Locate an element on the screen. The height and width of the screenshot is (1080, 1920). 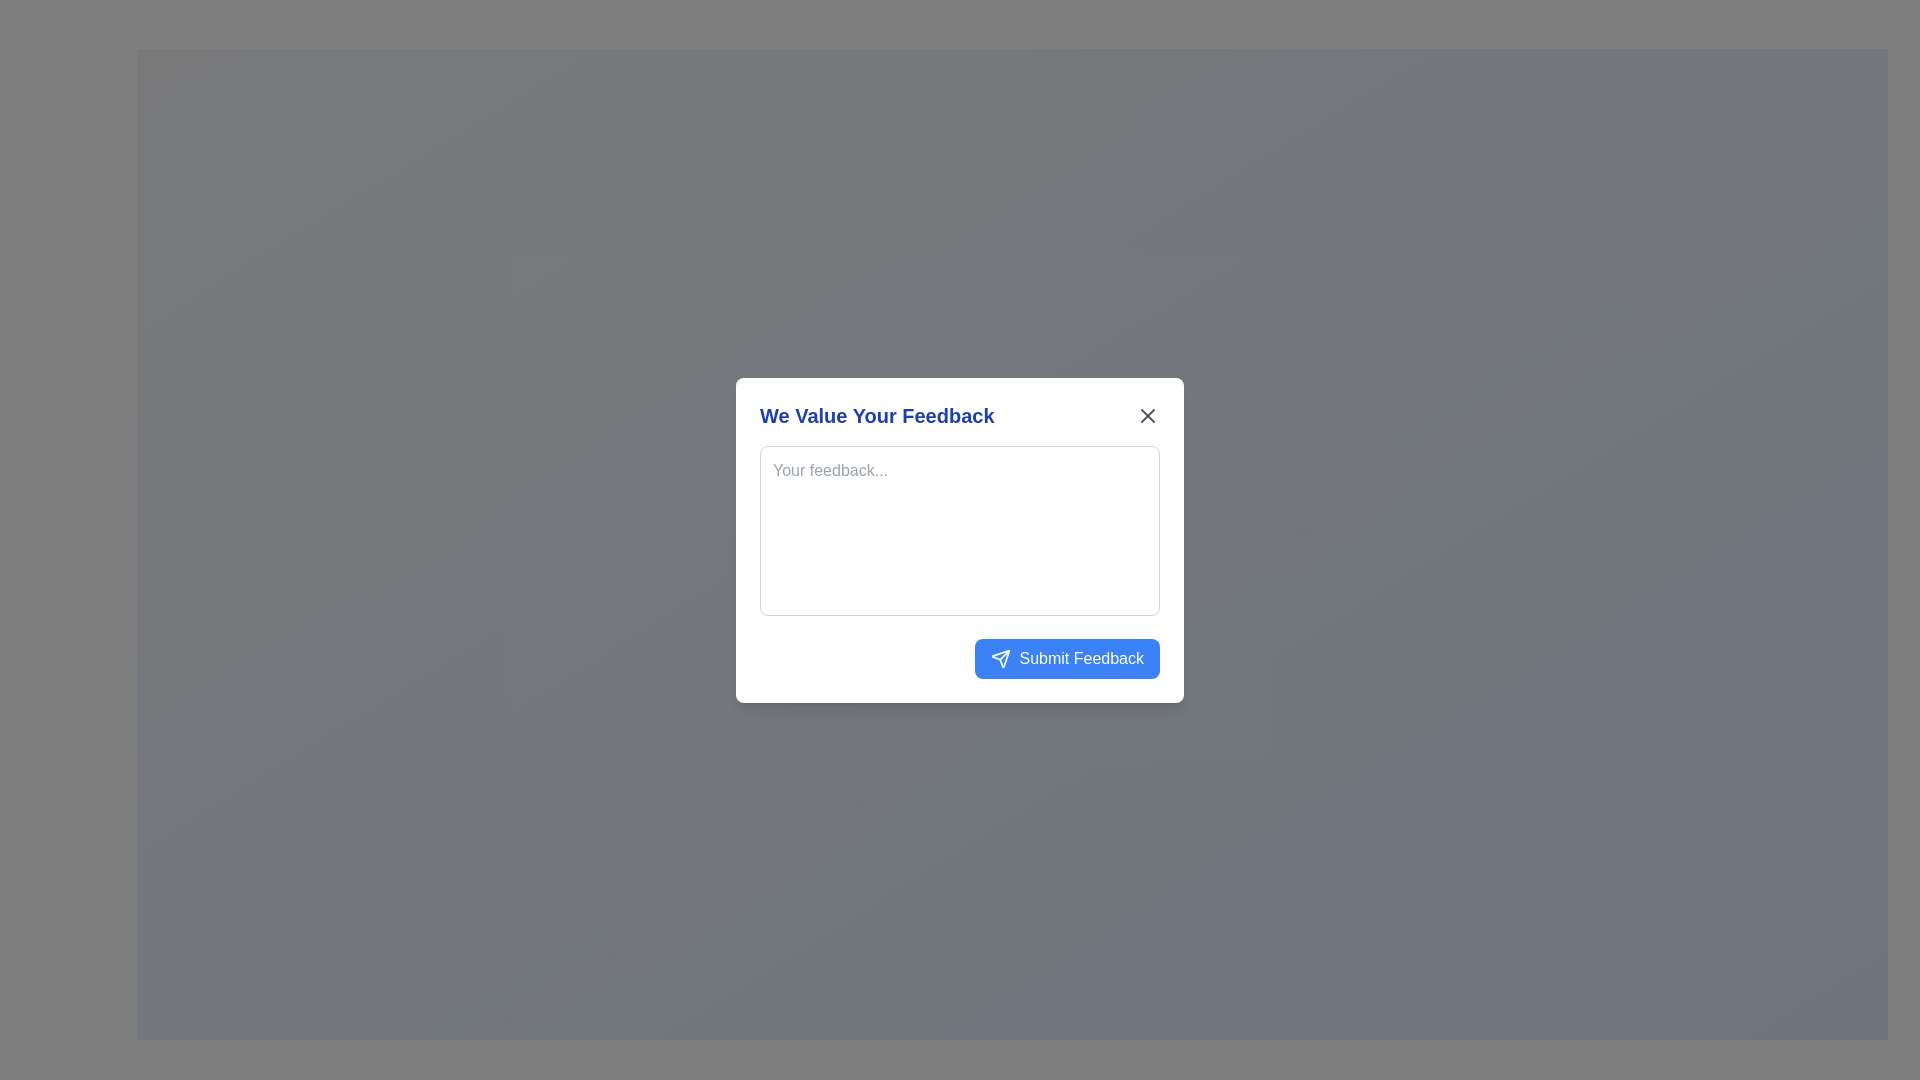
the feedback submission button located at the bottom-right of the 'We Value Your Feedback' modal is located at coordinates (1066, 658).